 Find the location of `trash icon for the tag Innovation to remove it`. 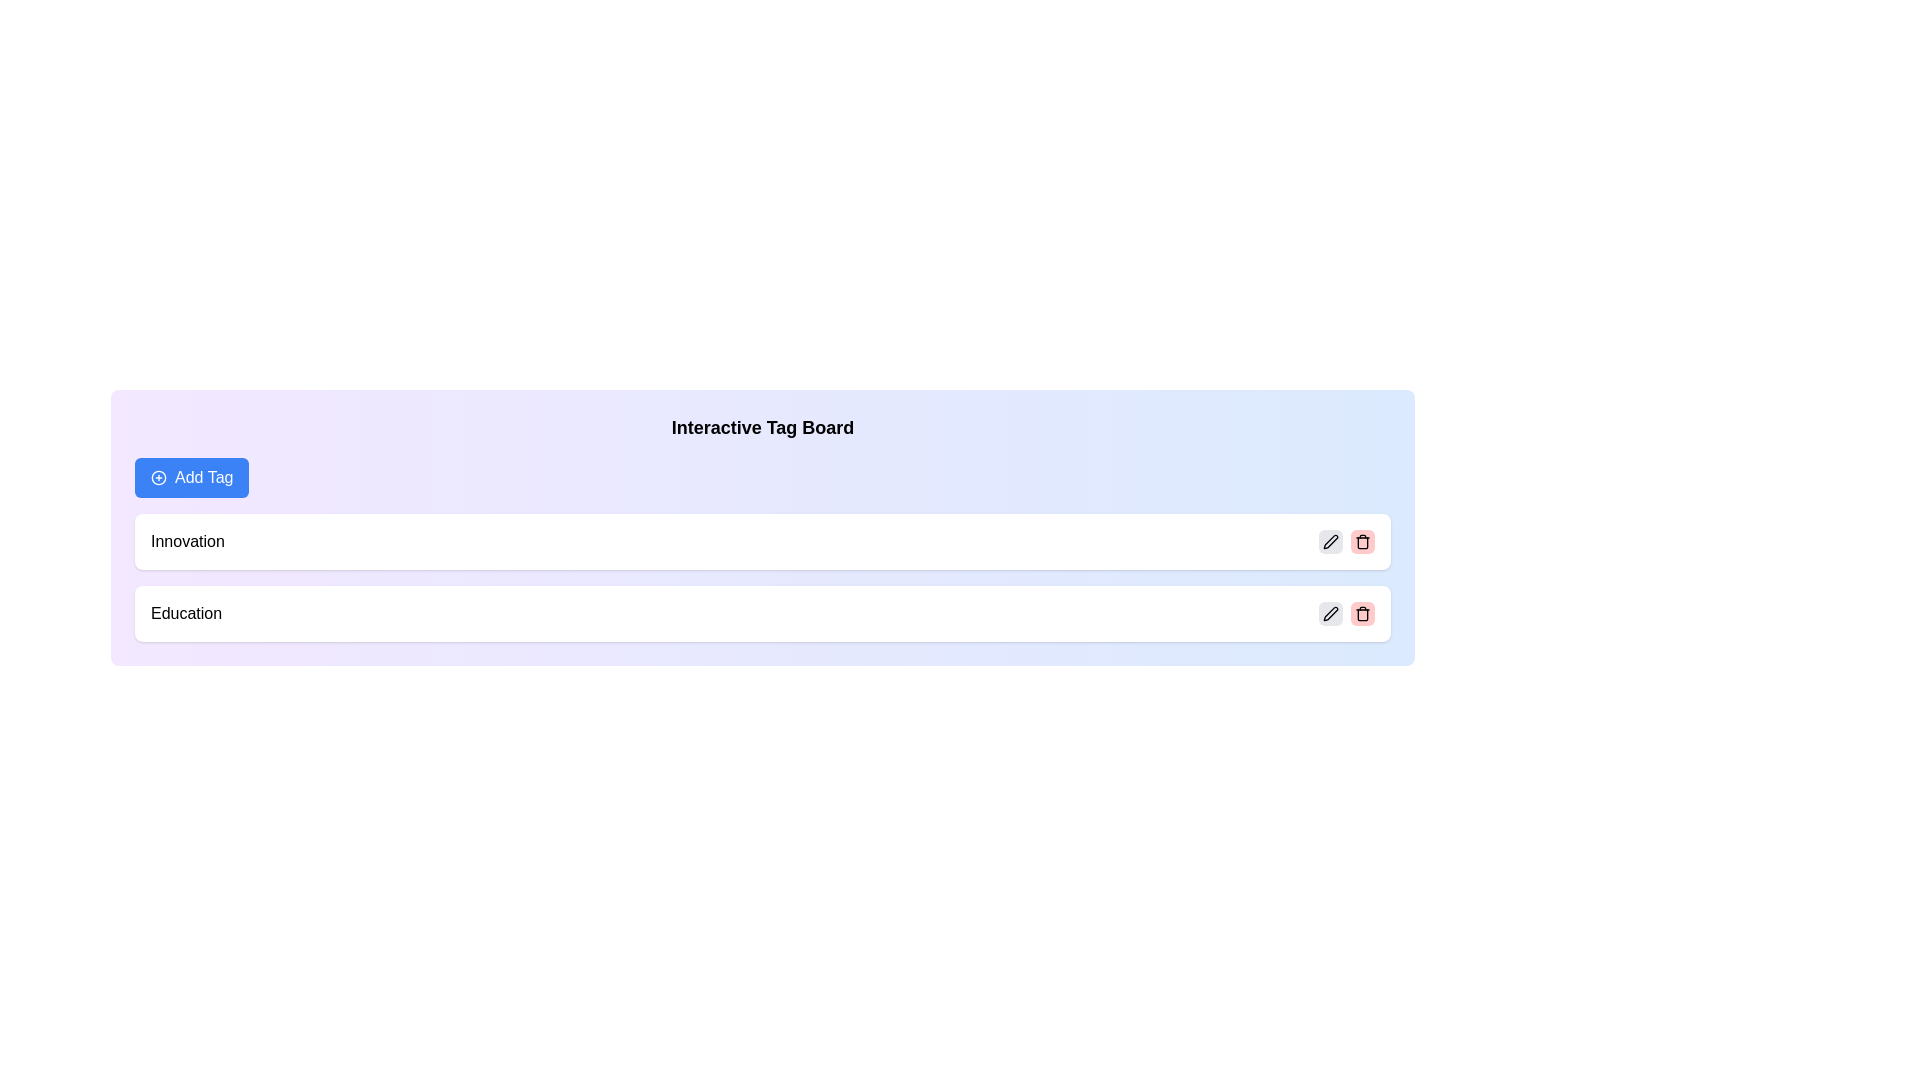

trash icon for the tag Innovation to remove it is located at coordinates (1362, 542).